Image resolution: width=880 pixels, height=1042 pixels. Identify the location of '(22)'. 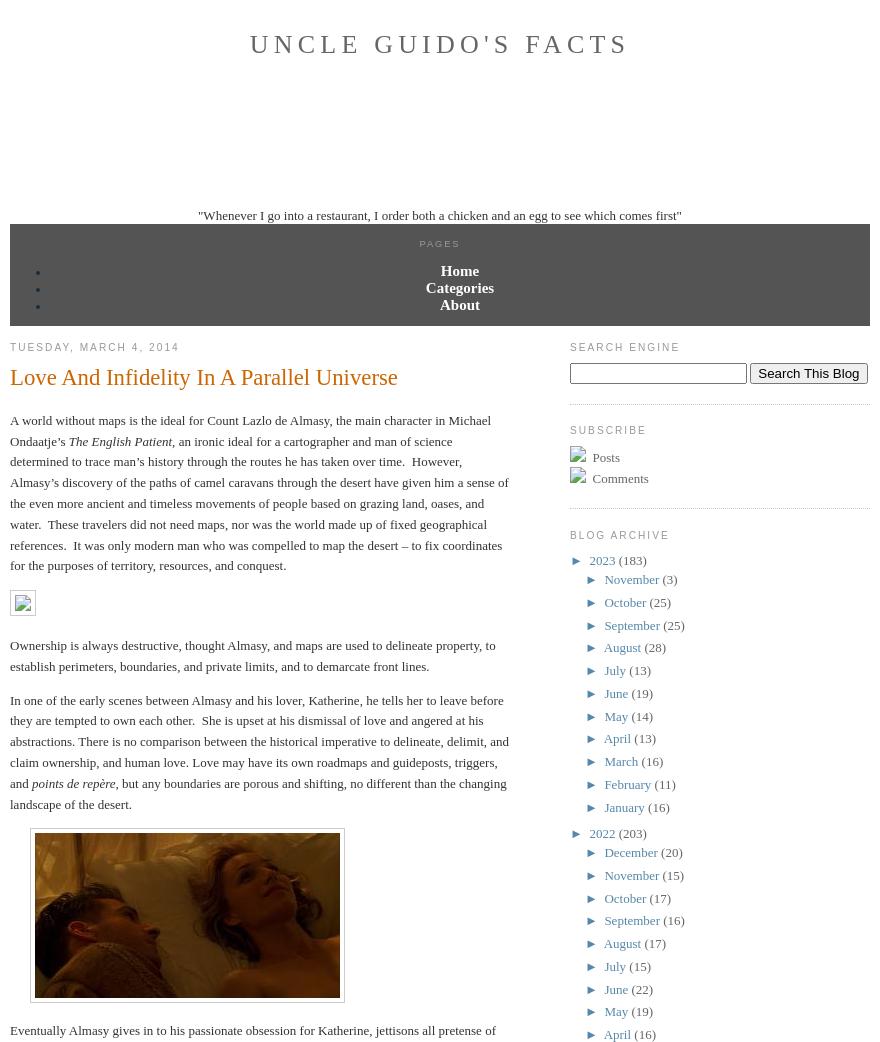
(641, 988).